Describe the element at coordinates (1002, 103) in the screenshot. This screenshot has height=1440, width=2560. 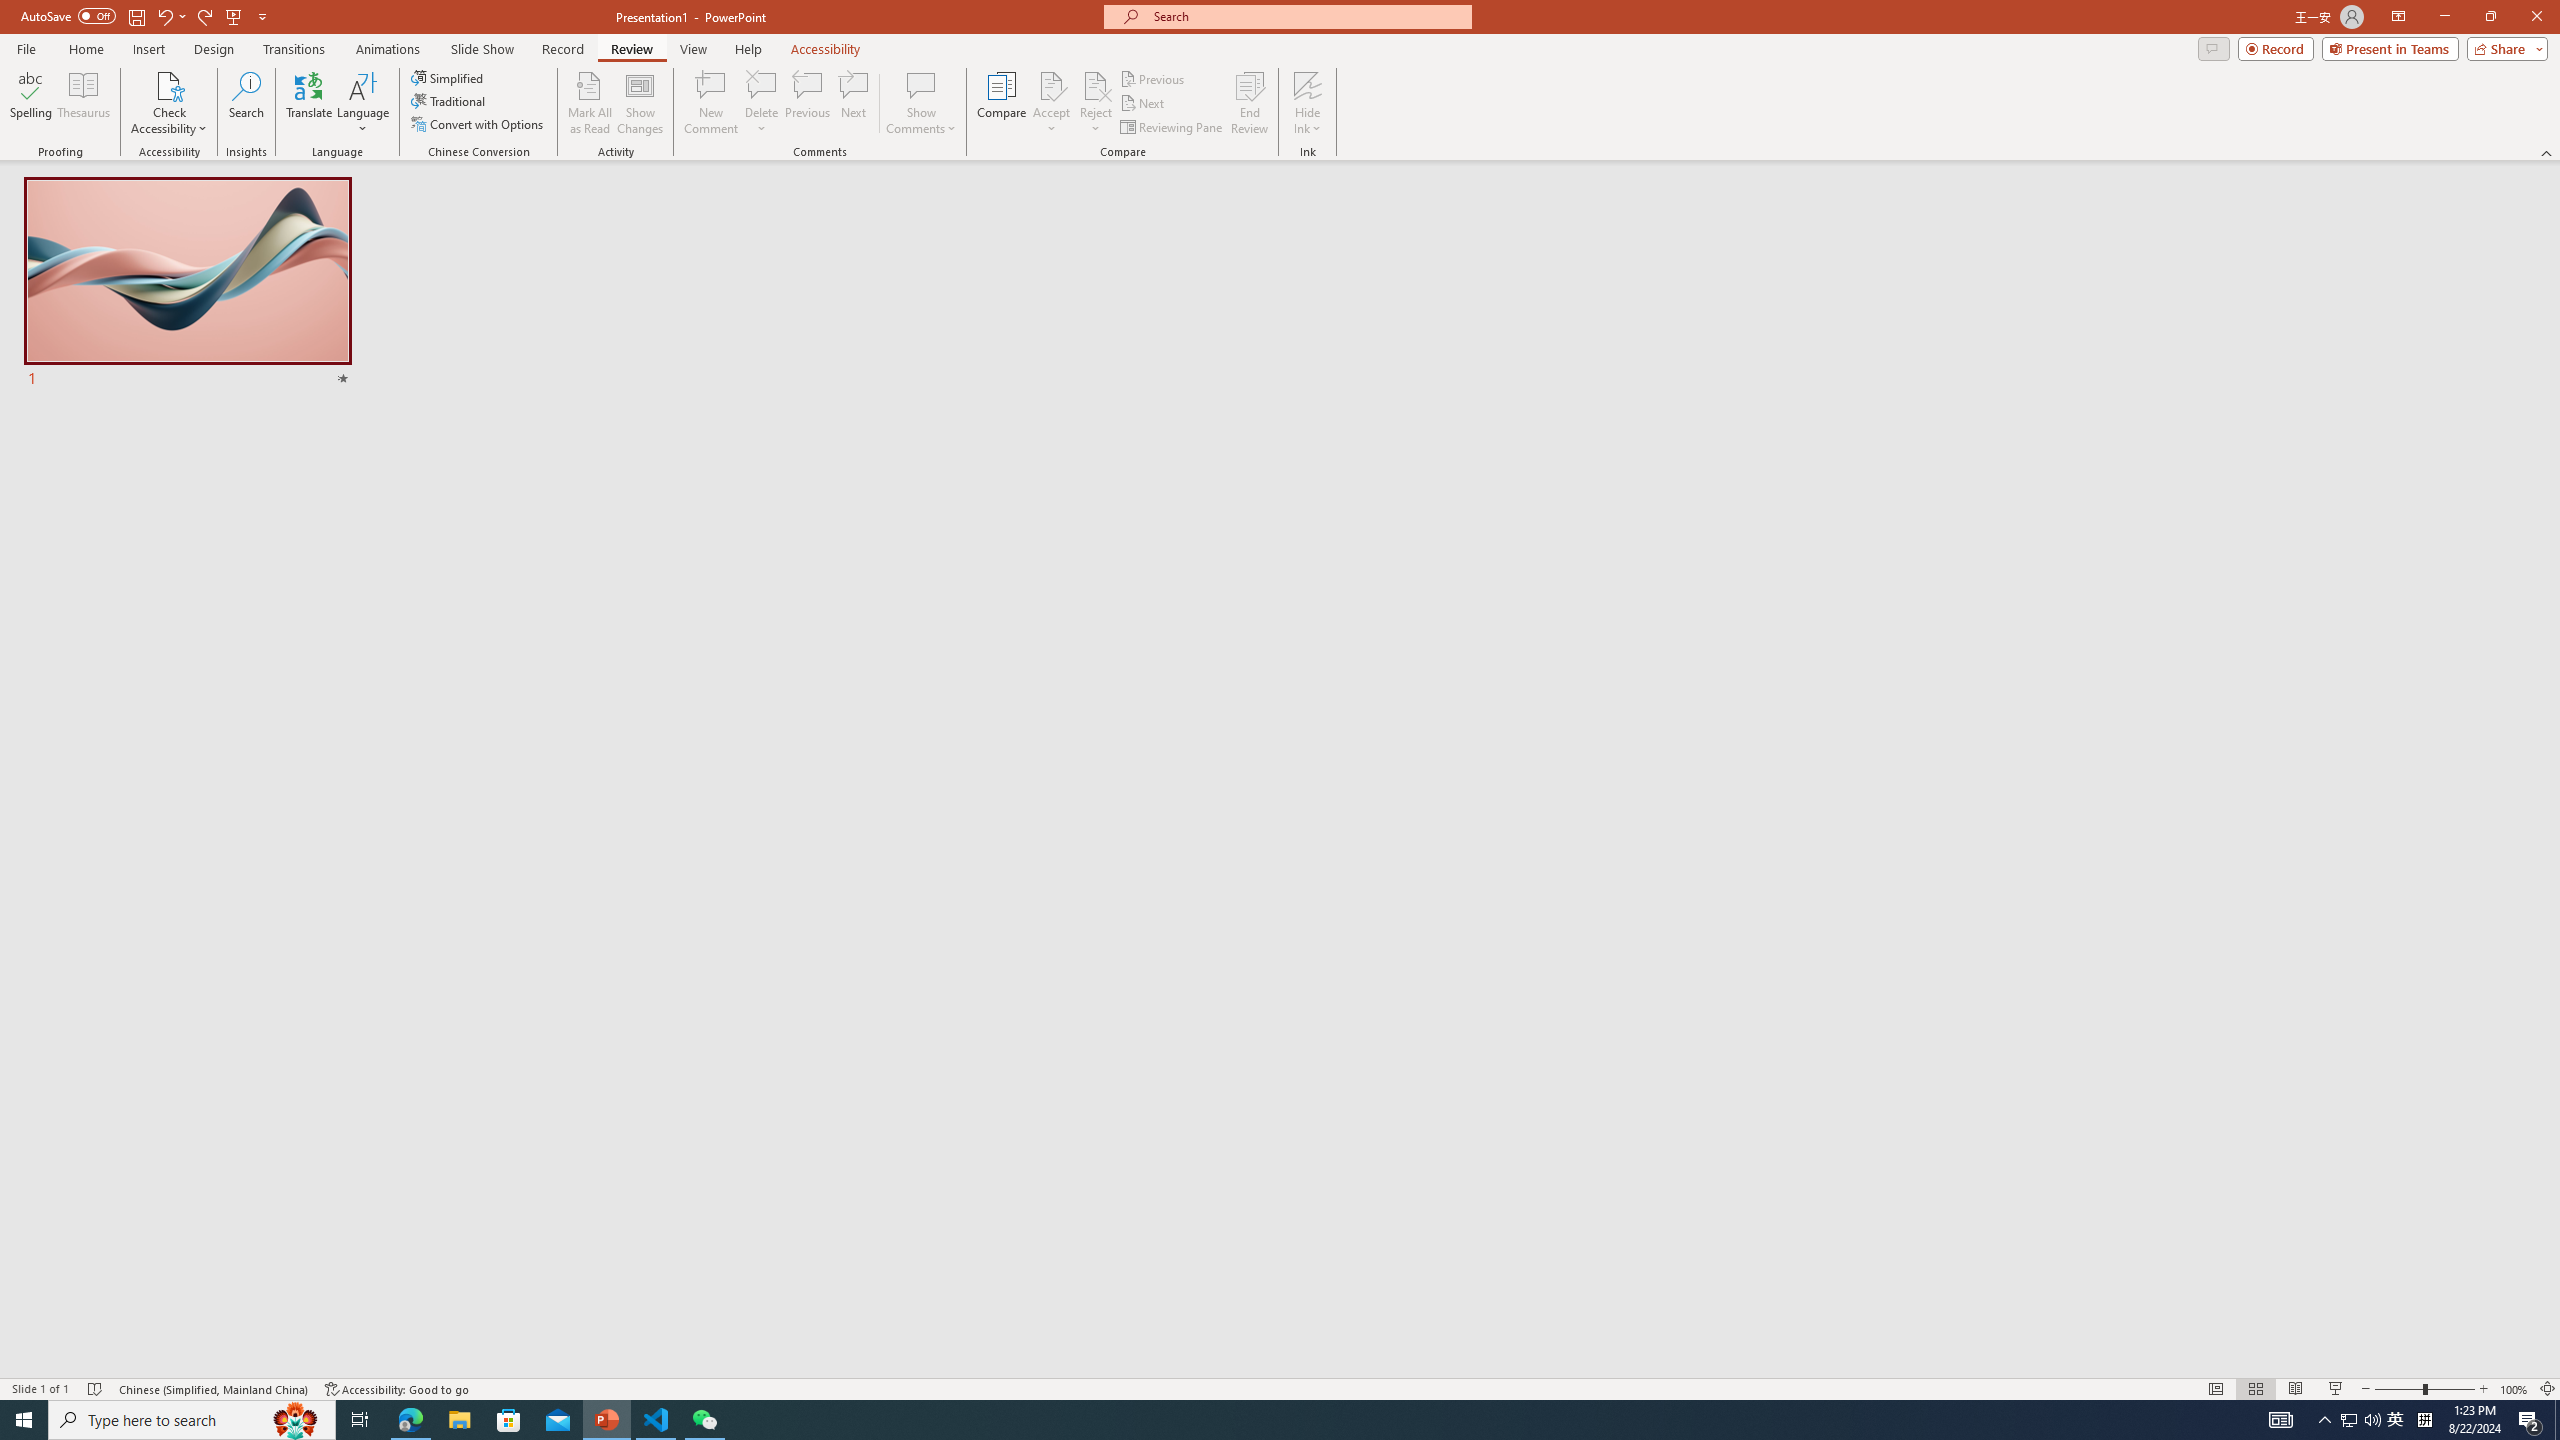
I see `'Compare'` at that location.